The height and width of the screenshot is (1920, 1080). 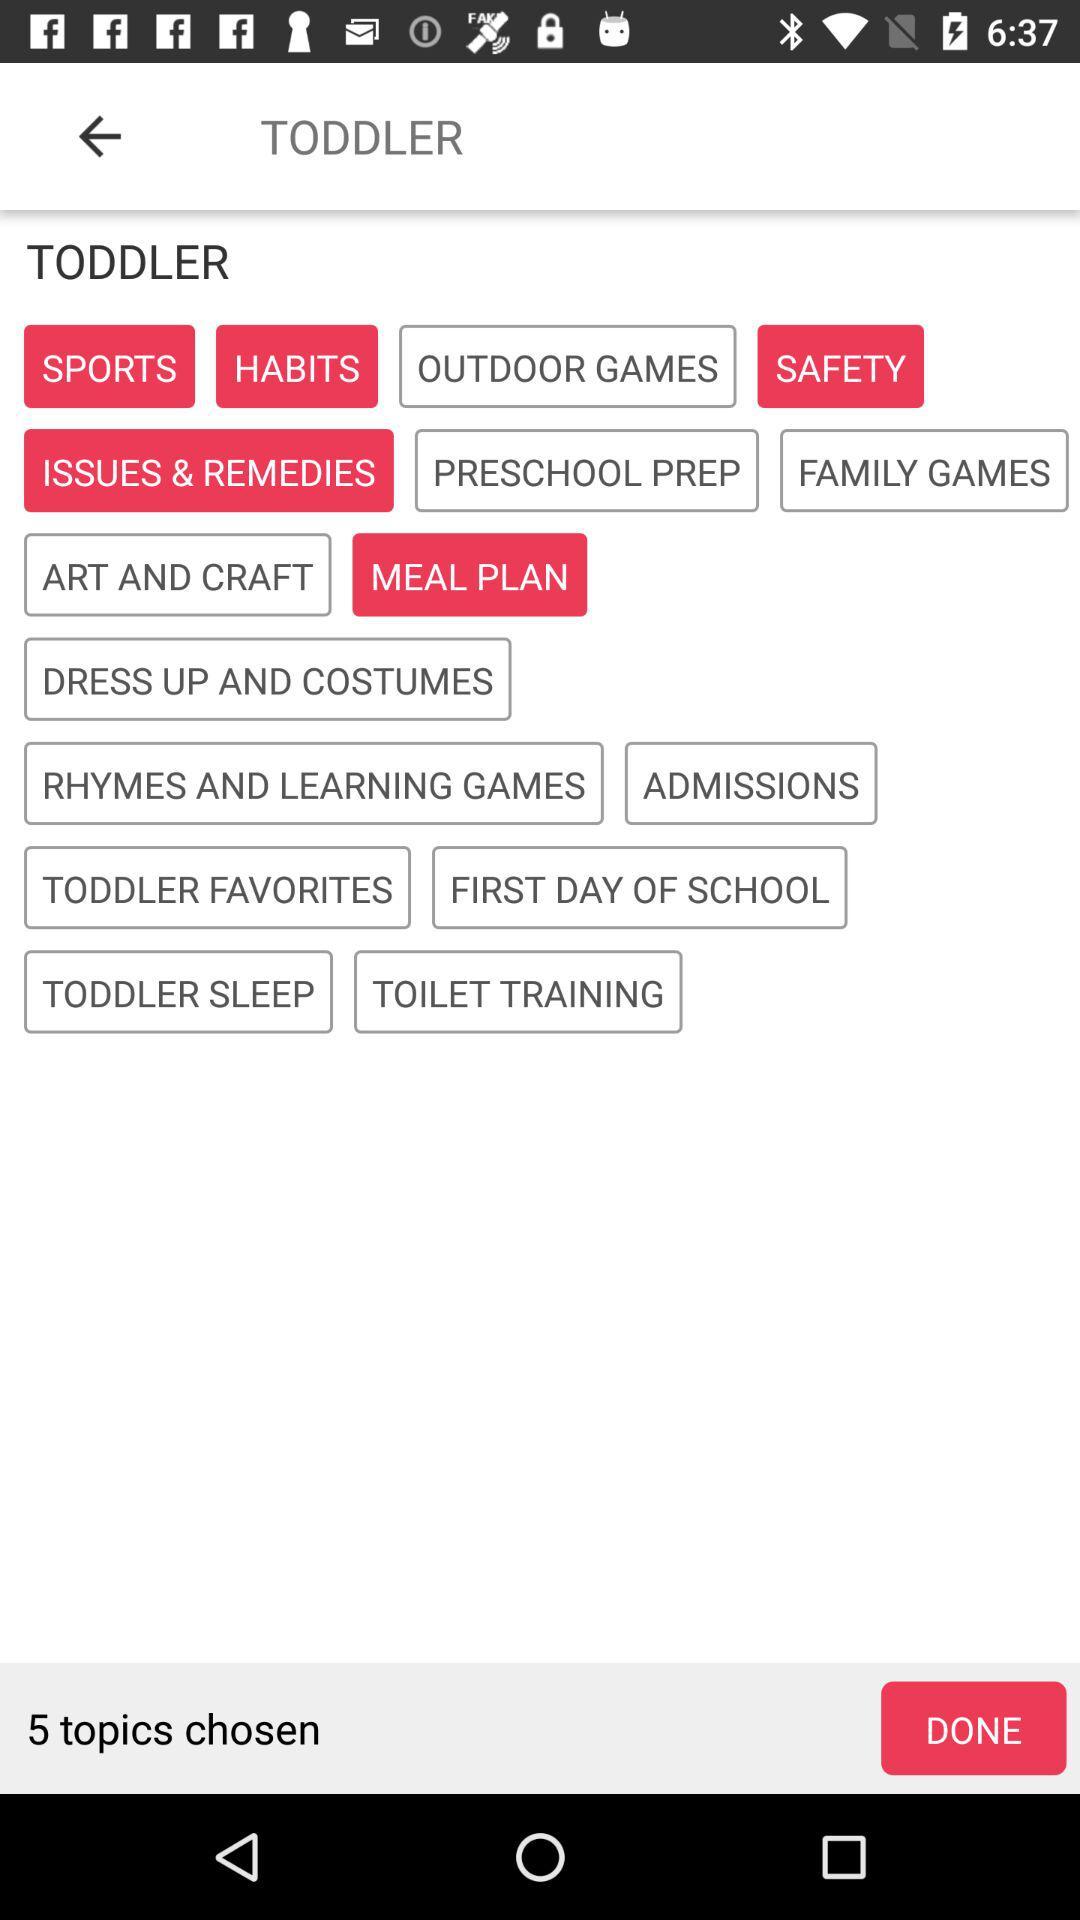 What do you see at coordinates (585, 470) in the screenshot?
I see `preschool prep icon` at bounding box center [585, 470].